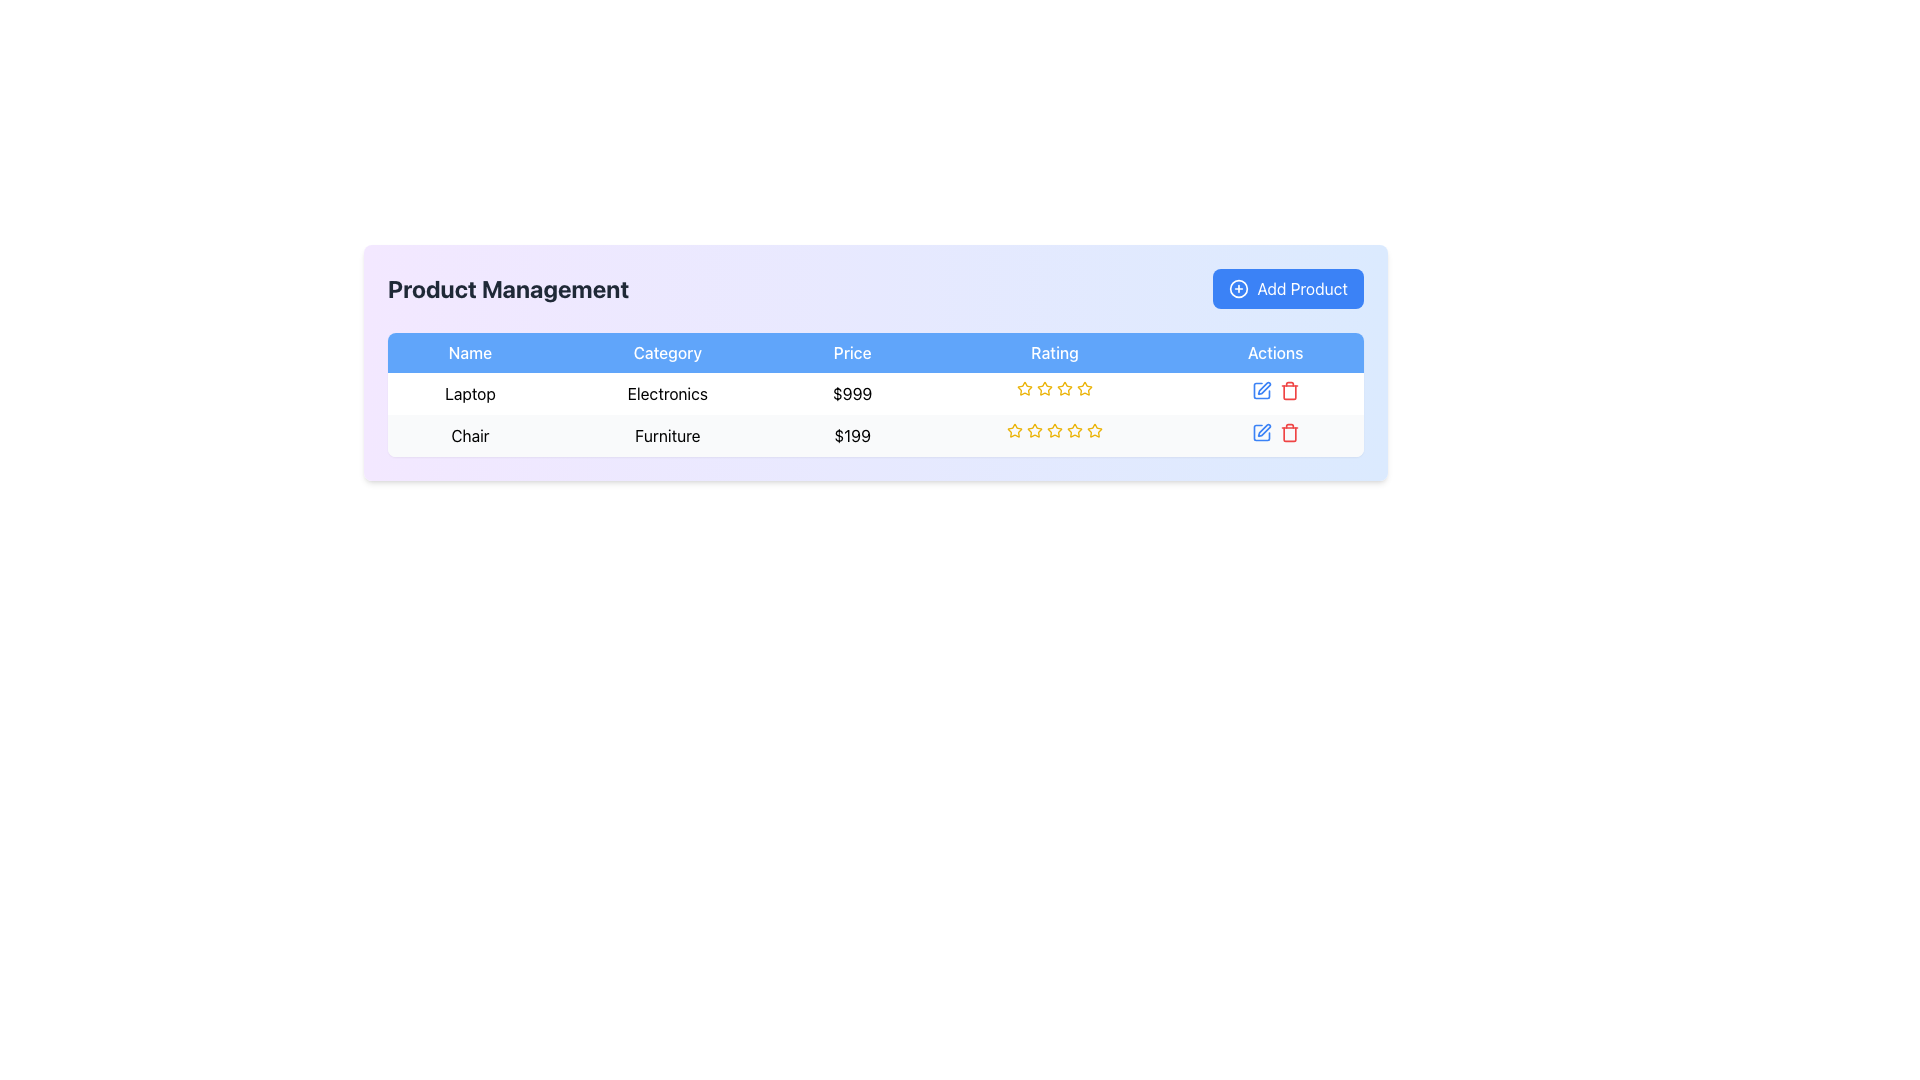  What do you see at coordinates (1035, 430) in the screenshot?
I see `the Star Icon representing the rating for the 'Chair' product, located in the 'Rating' column of the second row in the table` at bounding box center [1035, 430].